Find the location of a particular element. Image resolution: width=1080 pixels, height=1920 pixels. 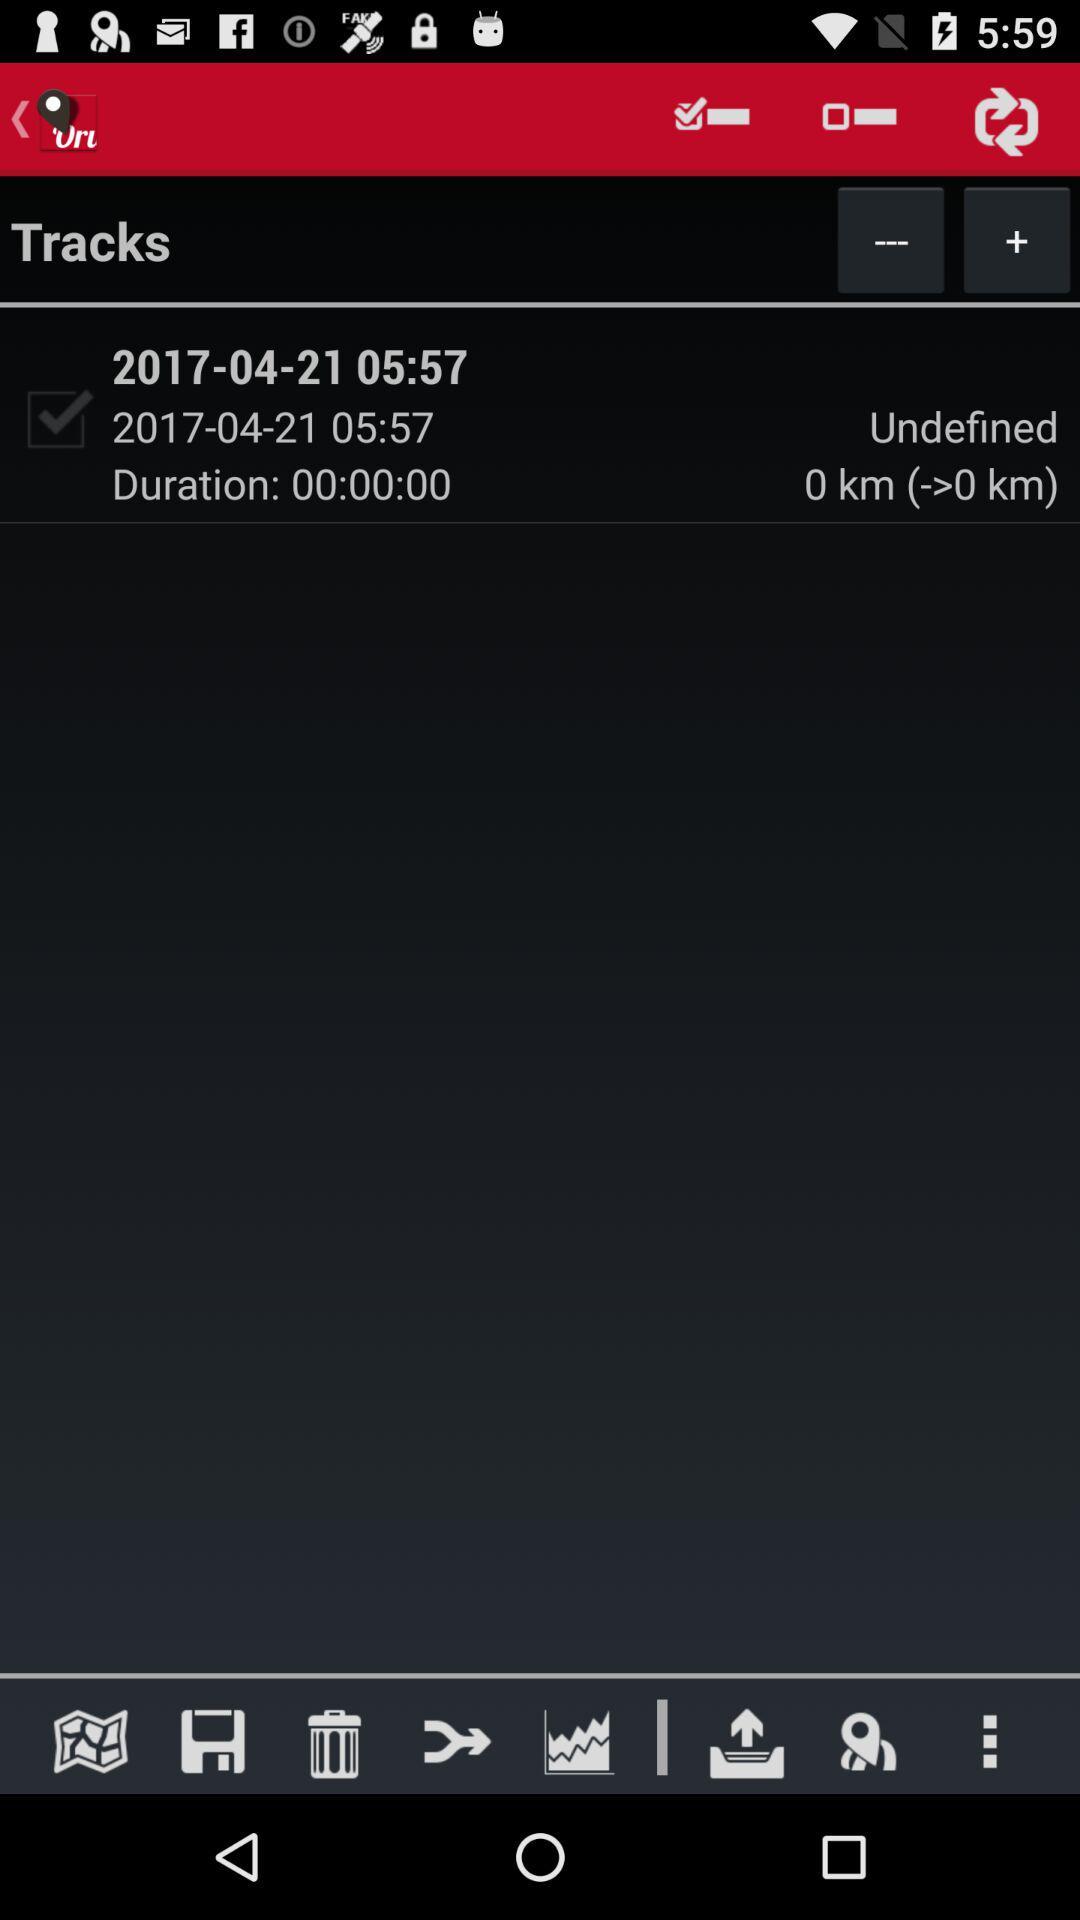

+ is located at coordinates (1017, 239).